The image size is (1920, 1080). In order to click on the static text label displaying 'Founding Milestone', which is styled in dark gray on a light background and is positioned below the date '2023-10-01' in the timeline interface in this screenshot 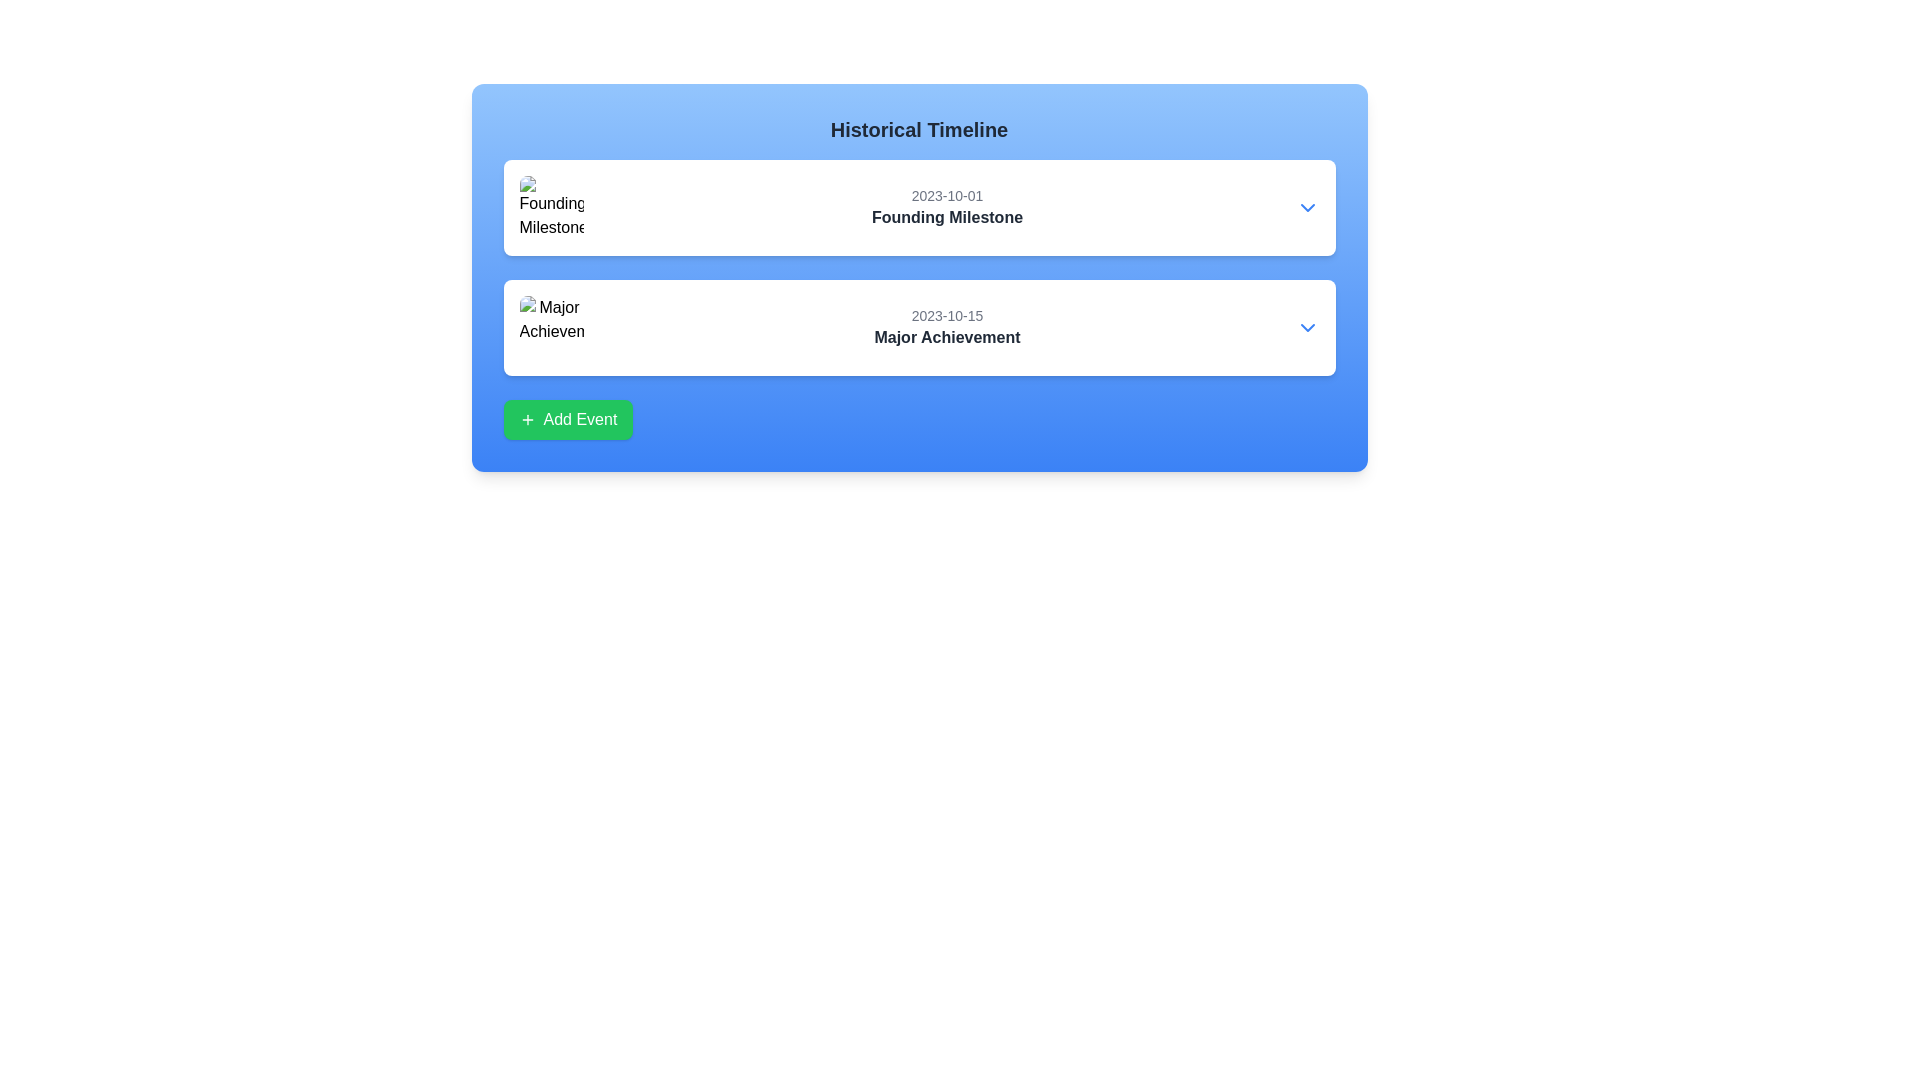, I will do `click(946, 218)`.